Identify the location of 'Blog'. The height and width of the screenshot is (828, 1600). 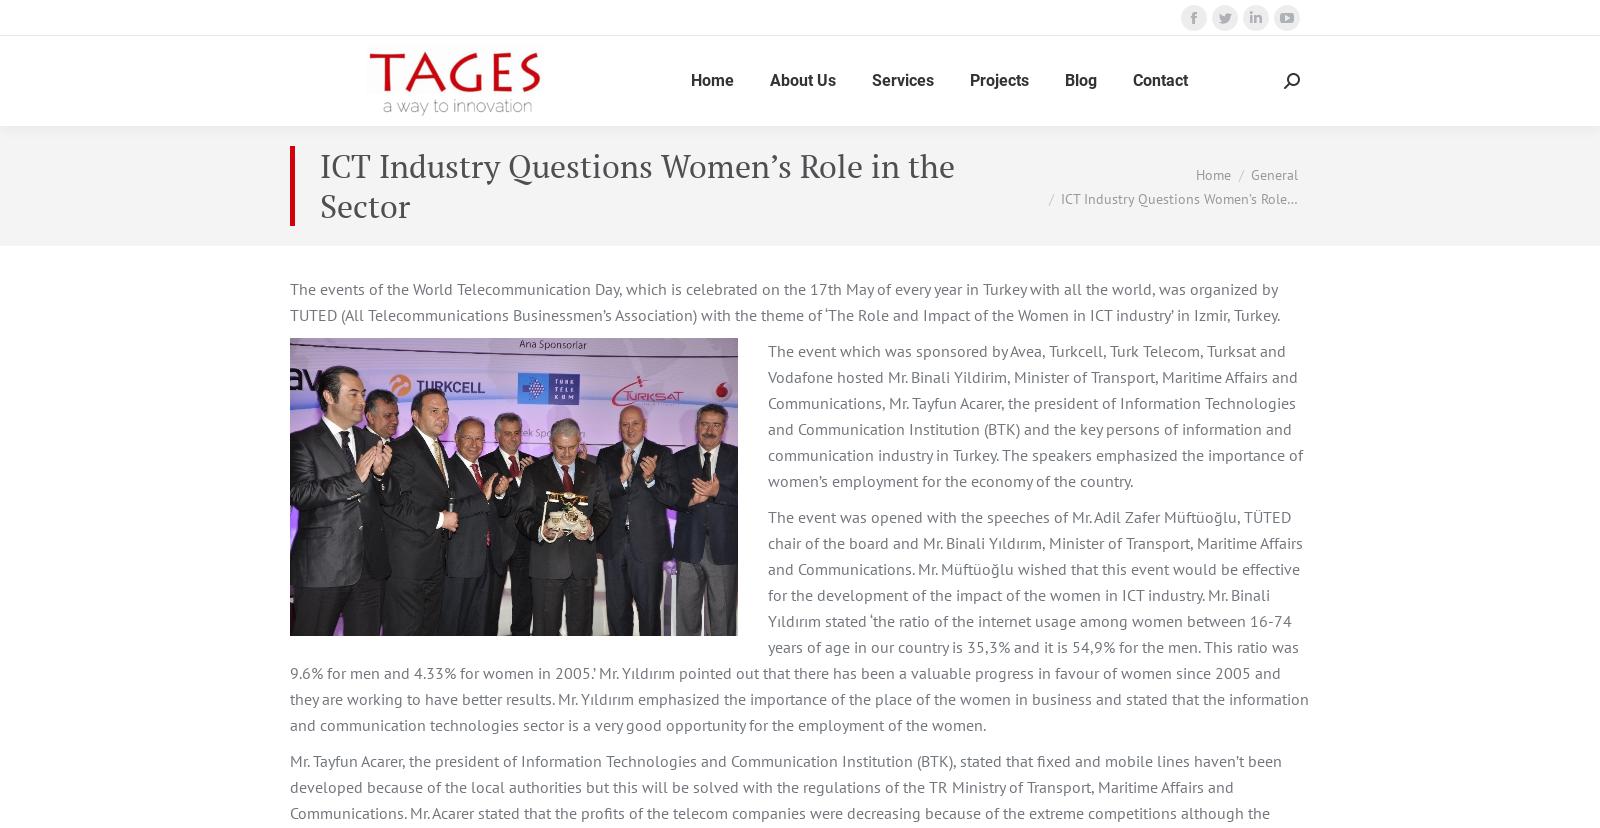
(1080, 80).